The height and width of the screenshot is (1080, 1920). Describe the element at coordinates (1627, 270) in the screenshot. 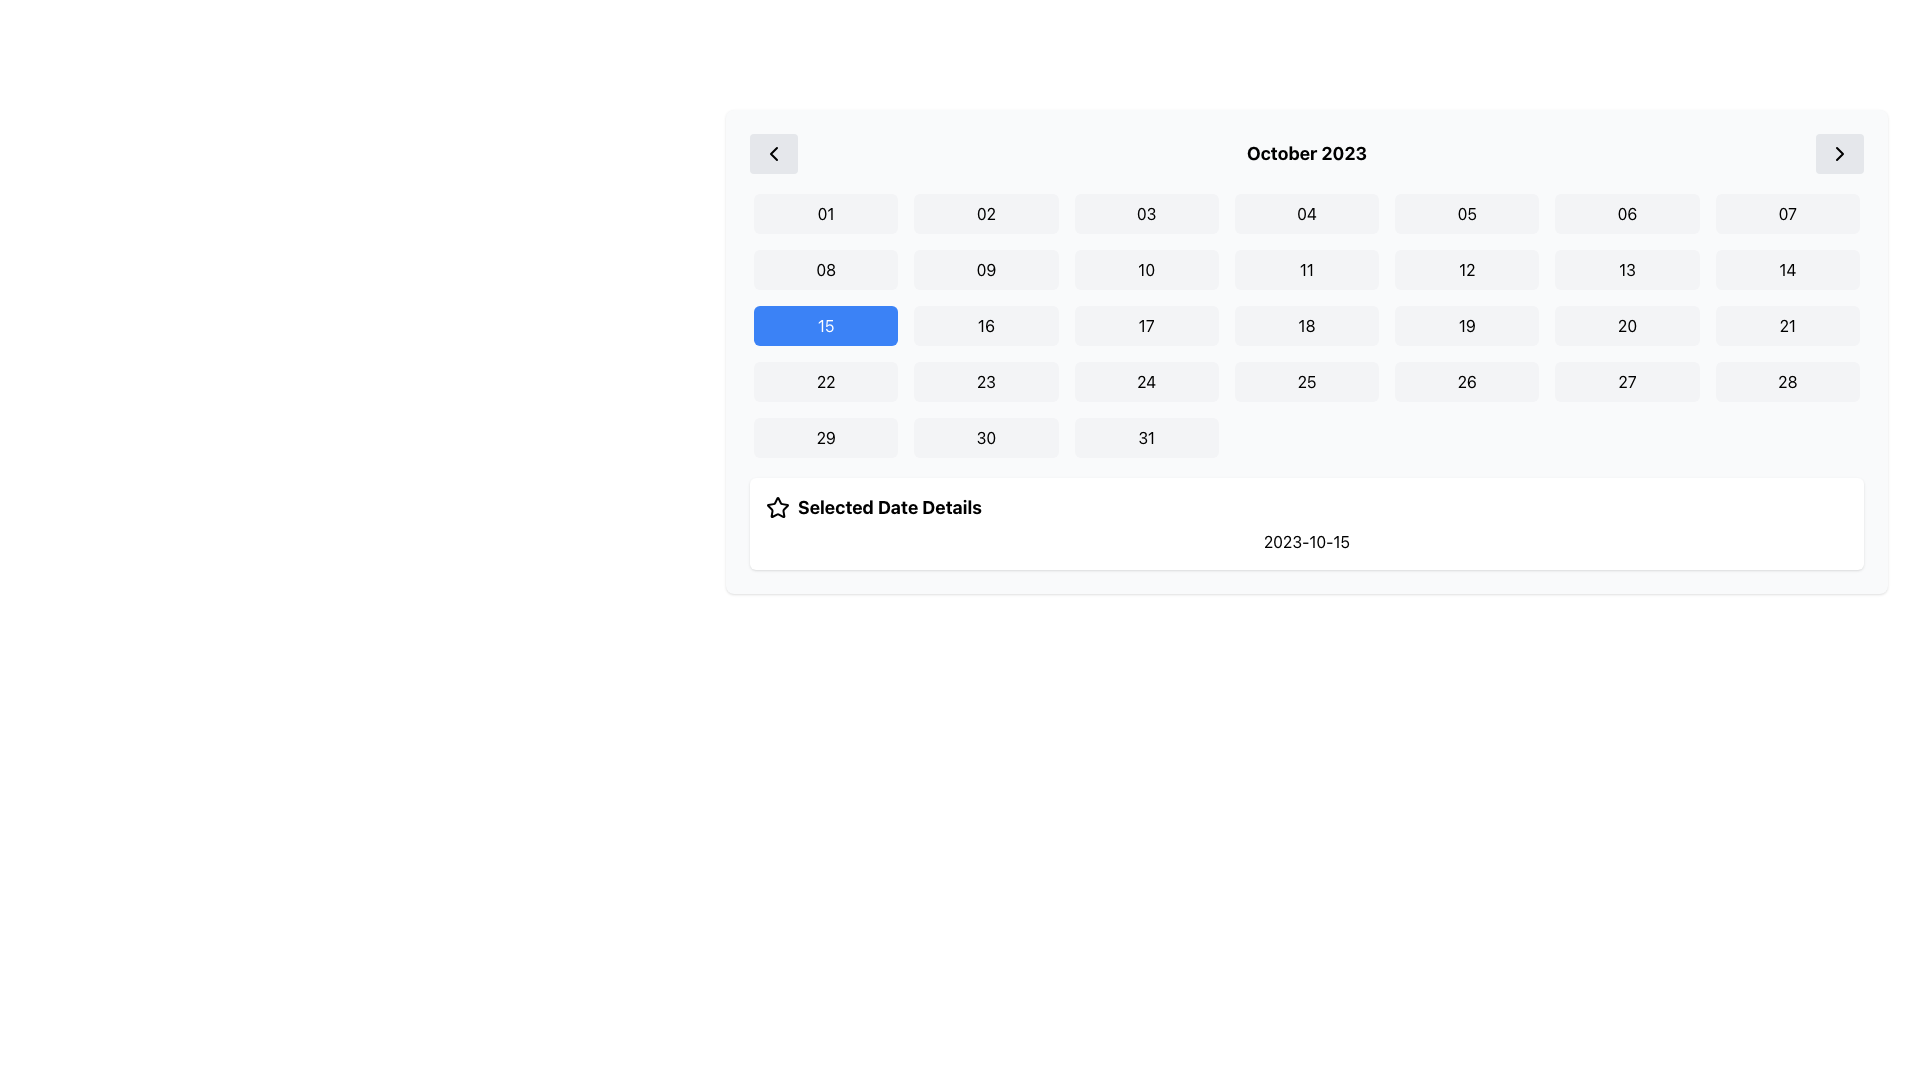

I see `the button representing the 13th day in the calendar component` at that location.